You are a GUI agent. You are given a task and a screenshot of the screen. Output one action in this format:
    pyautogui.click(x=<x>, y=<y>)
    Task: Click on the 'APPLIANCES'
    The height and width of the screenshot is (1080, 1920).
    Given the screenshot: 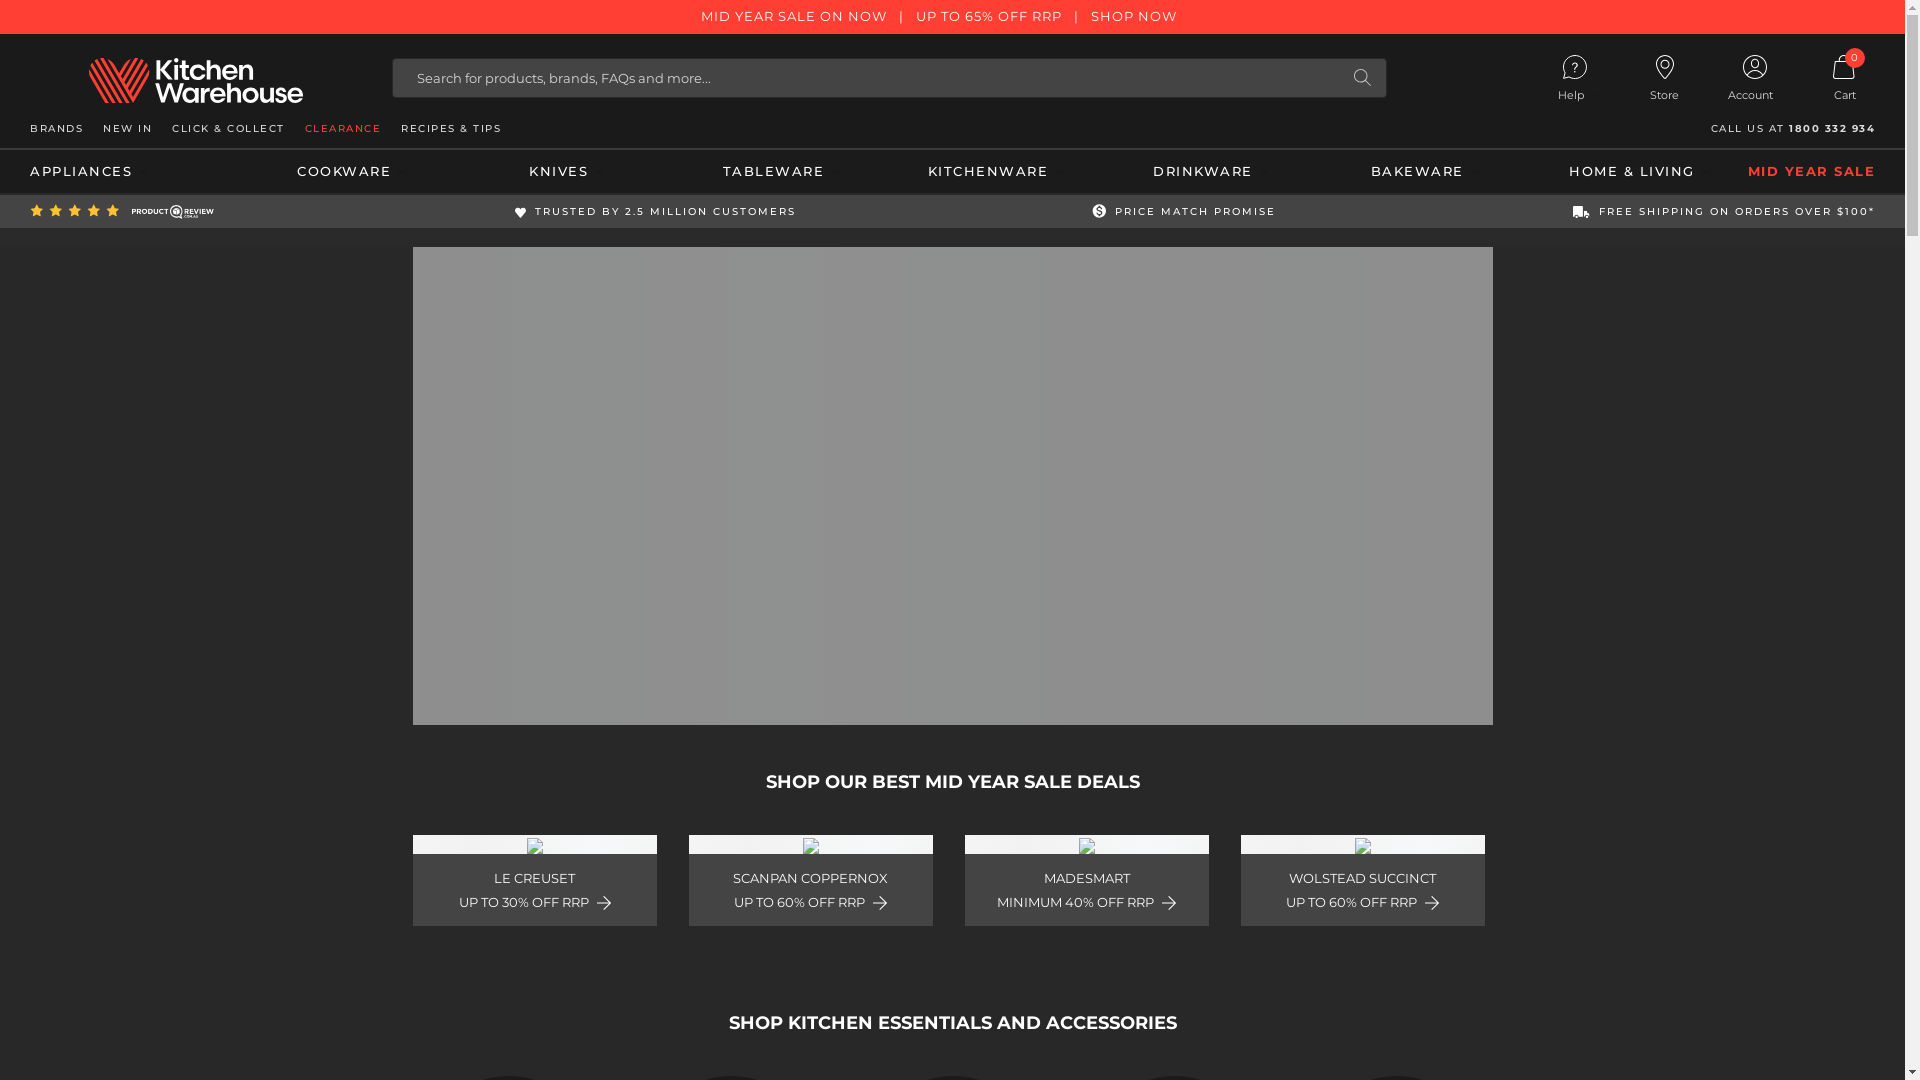 What is the action you would take?
    pyautogui.click(x=136, y=171)
    